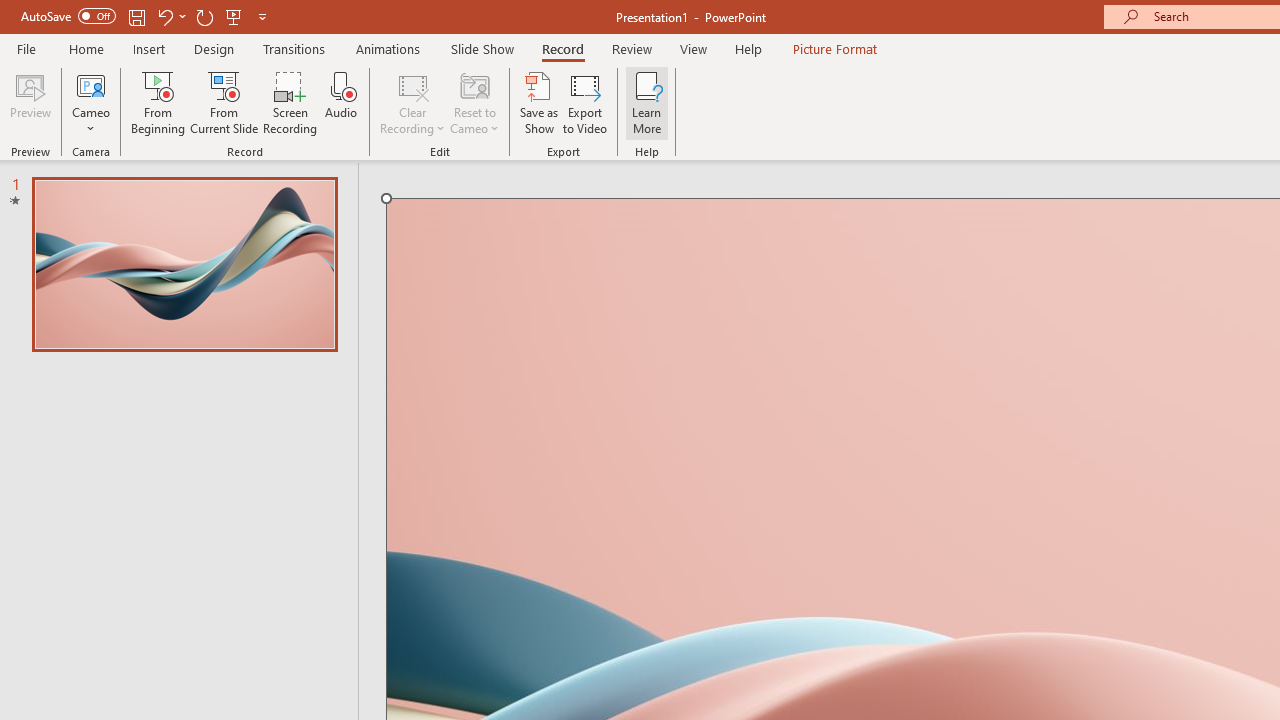 The height and width of the screenshot is (720, 1280). I want to click on 'Transitions', so click(294, 48).